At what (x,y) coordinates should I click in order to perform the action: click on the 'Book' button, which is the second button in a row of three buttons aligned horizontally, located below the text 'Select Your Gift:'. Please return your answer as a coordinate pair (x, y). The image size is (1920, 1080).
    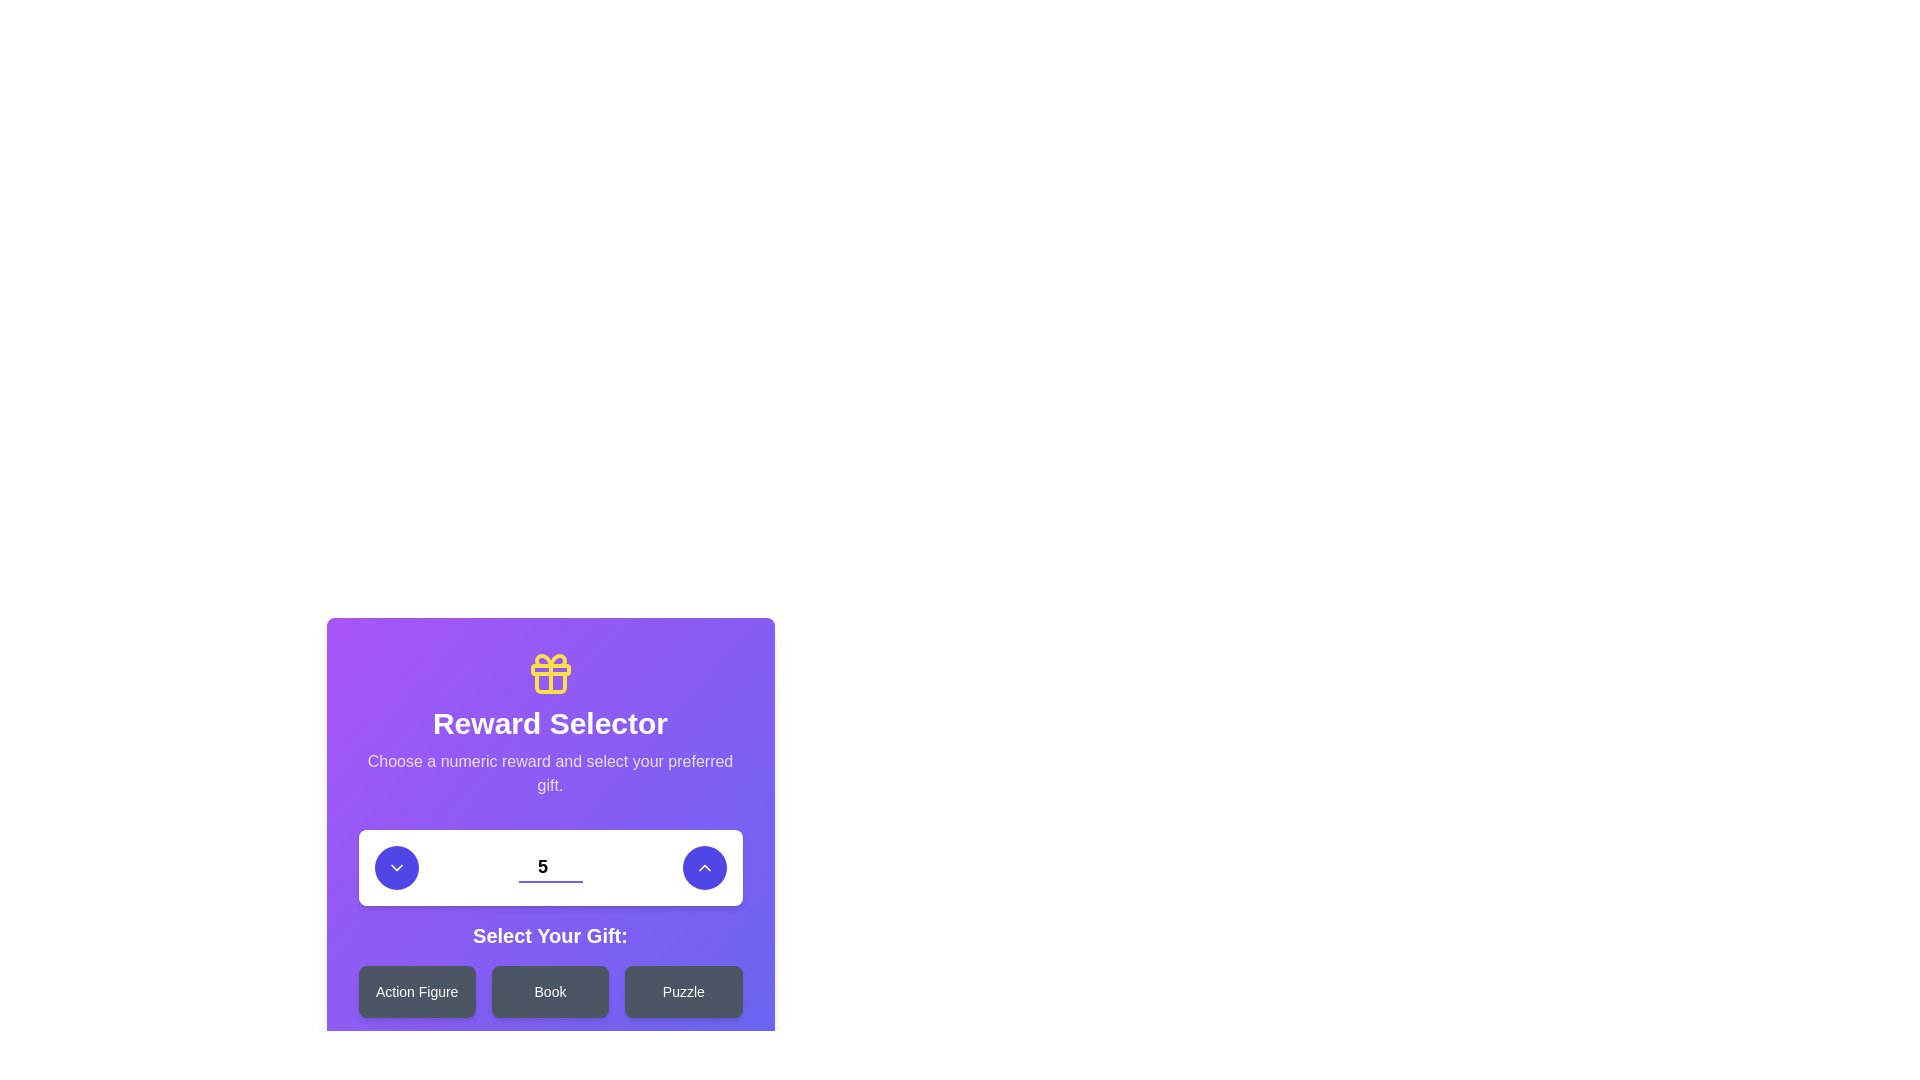
    Looking at the image, I should click on (550, 991).